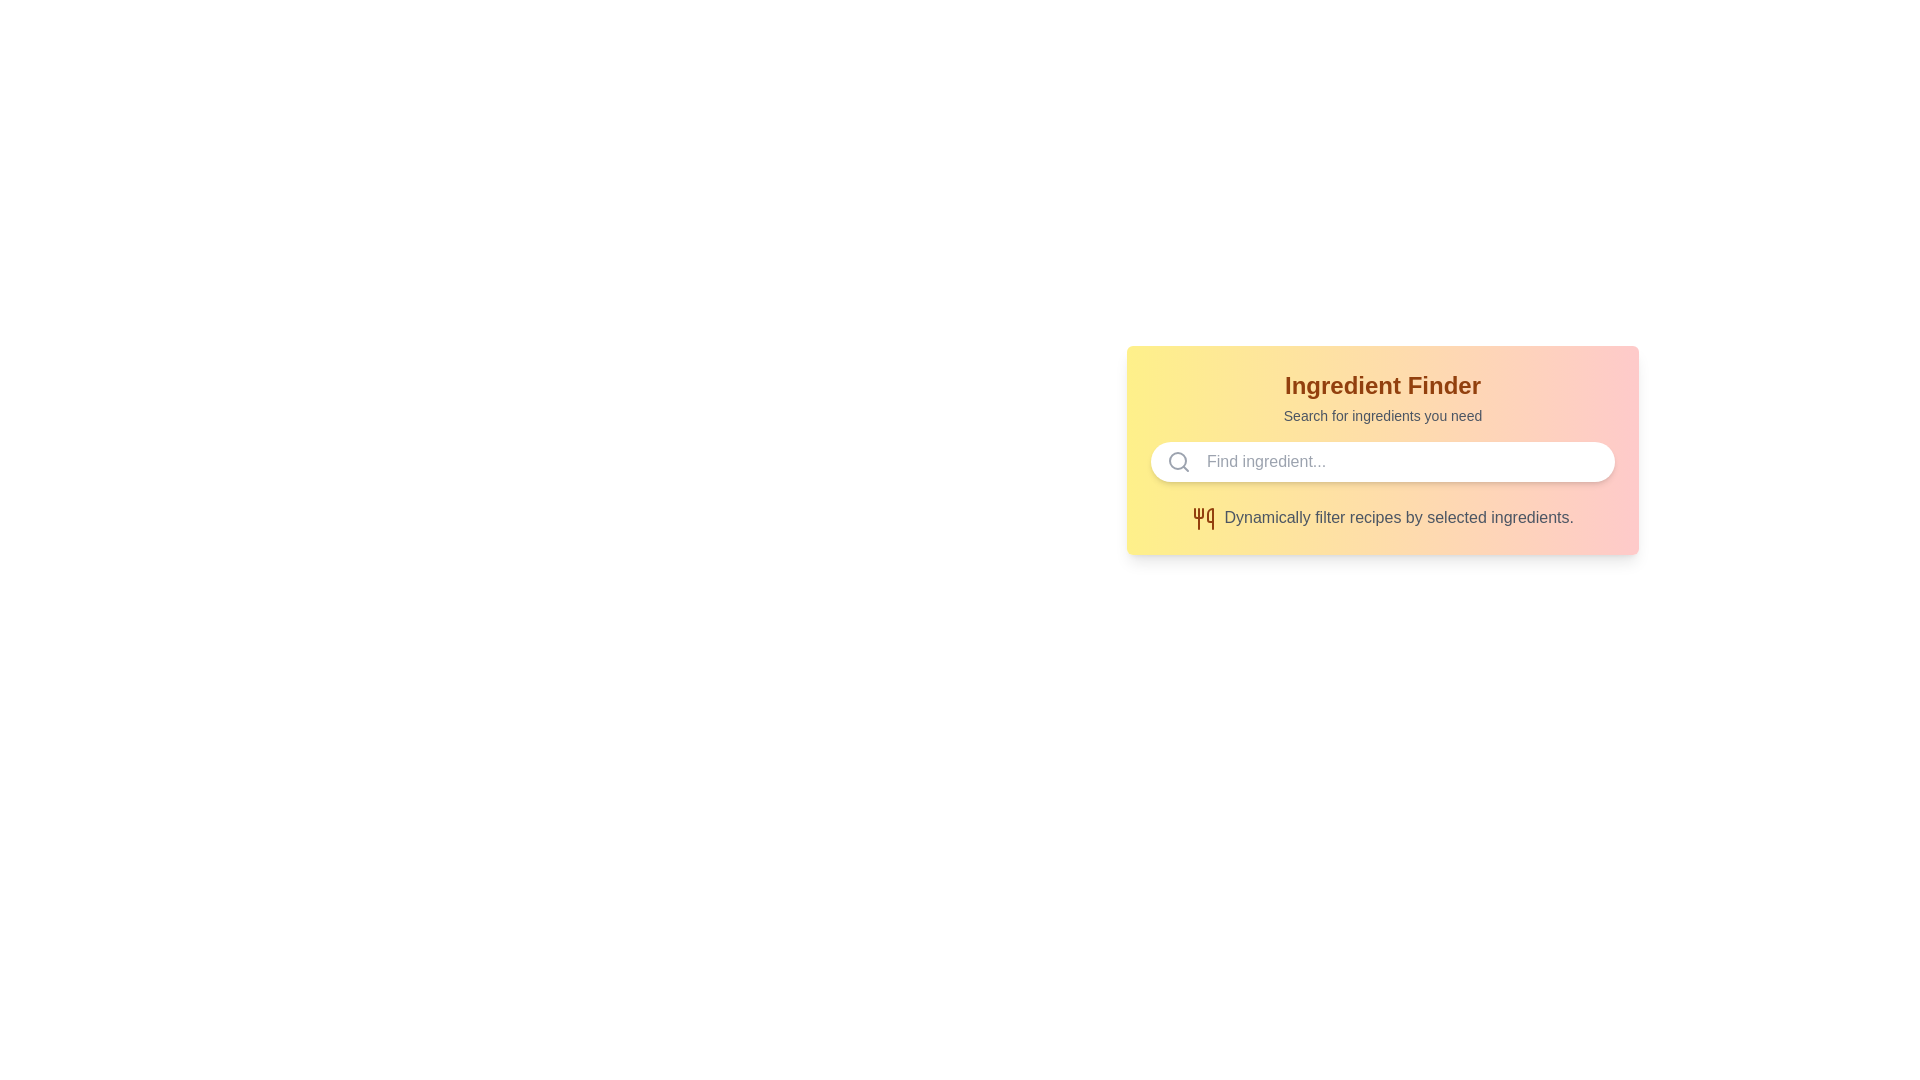  Describe the element at coordinates (1381, 516) in the screenshot. I see `the text label that says 'Dynamically filter recipes by selected ingredients.' which is styled in gray and located next to an orange utensils icon, positioned below an input field with a magnifying glass icon` at that location.